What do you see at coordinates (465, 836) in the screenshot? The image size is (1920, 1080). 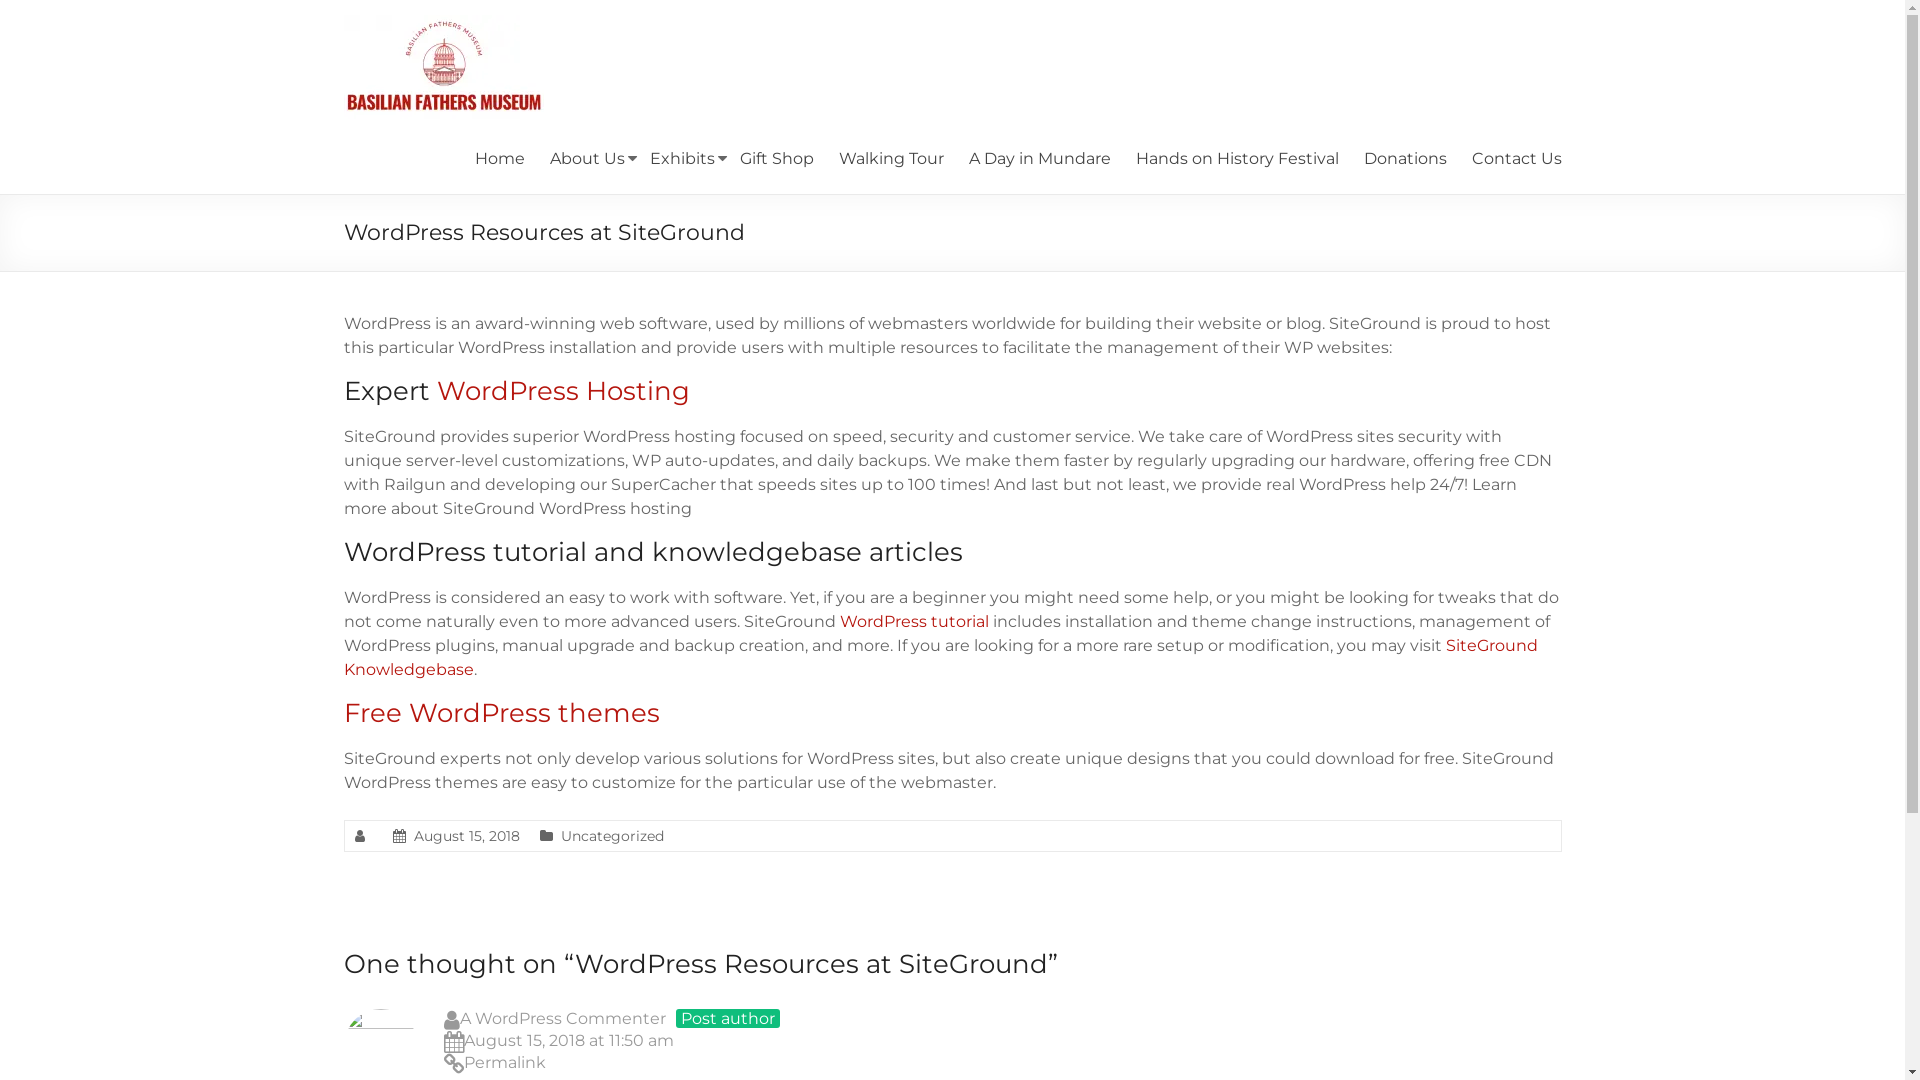 I see `'August 15, 2018'` at bounding box center [465, 836].